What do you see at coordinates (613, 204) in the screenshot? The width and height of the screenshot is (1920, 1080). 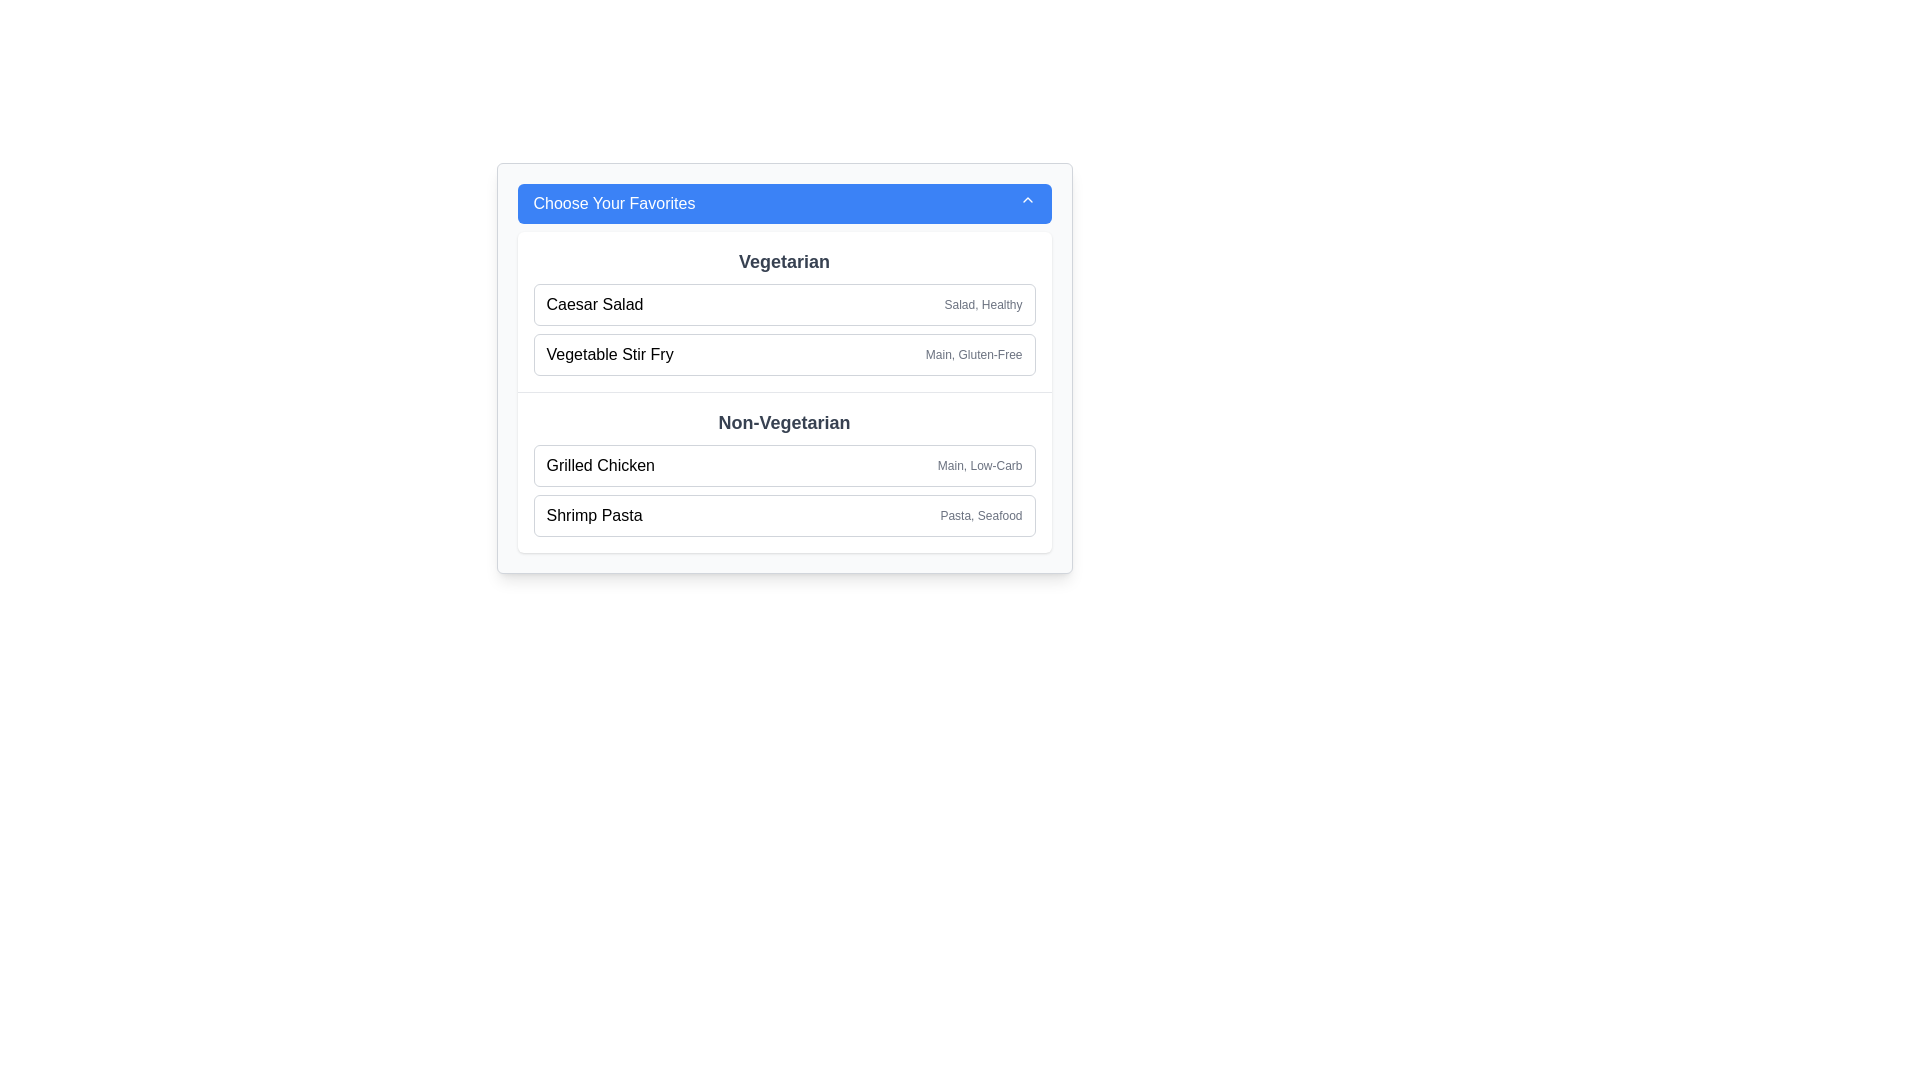 I see `the text label located centrally within the blue header section at the top of the pane, which serves as a header or title for the section below` at bounding box center [613, 204].